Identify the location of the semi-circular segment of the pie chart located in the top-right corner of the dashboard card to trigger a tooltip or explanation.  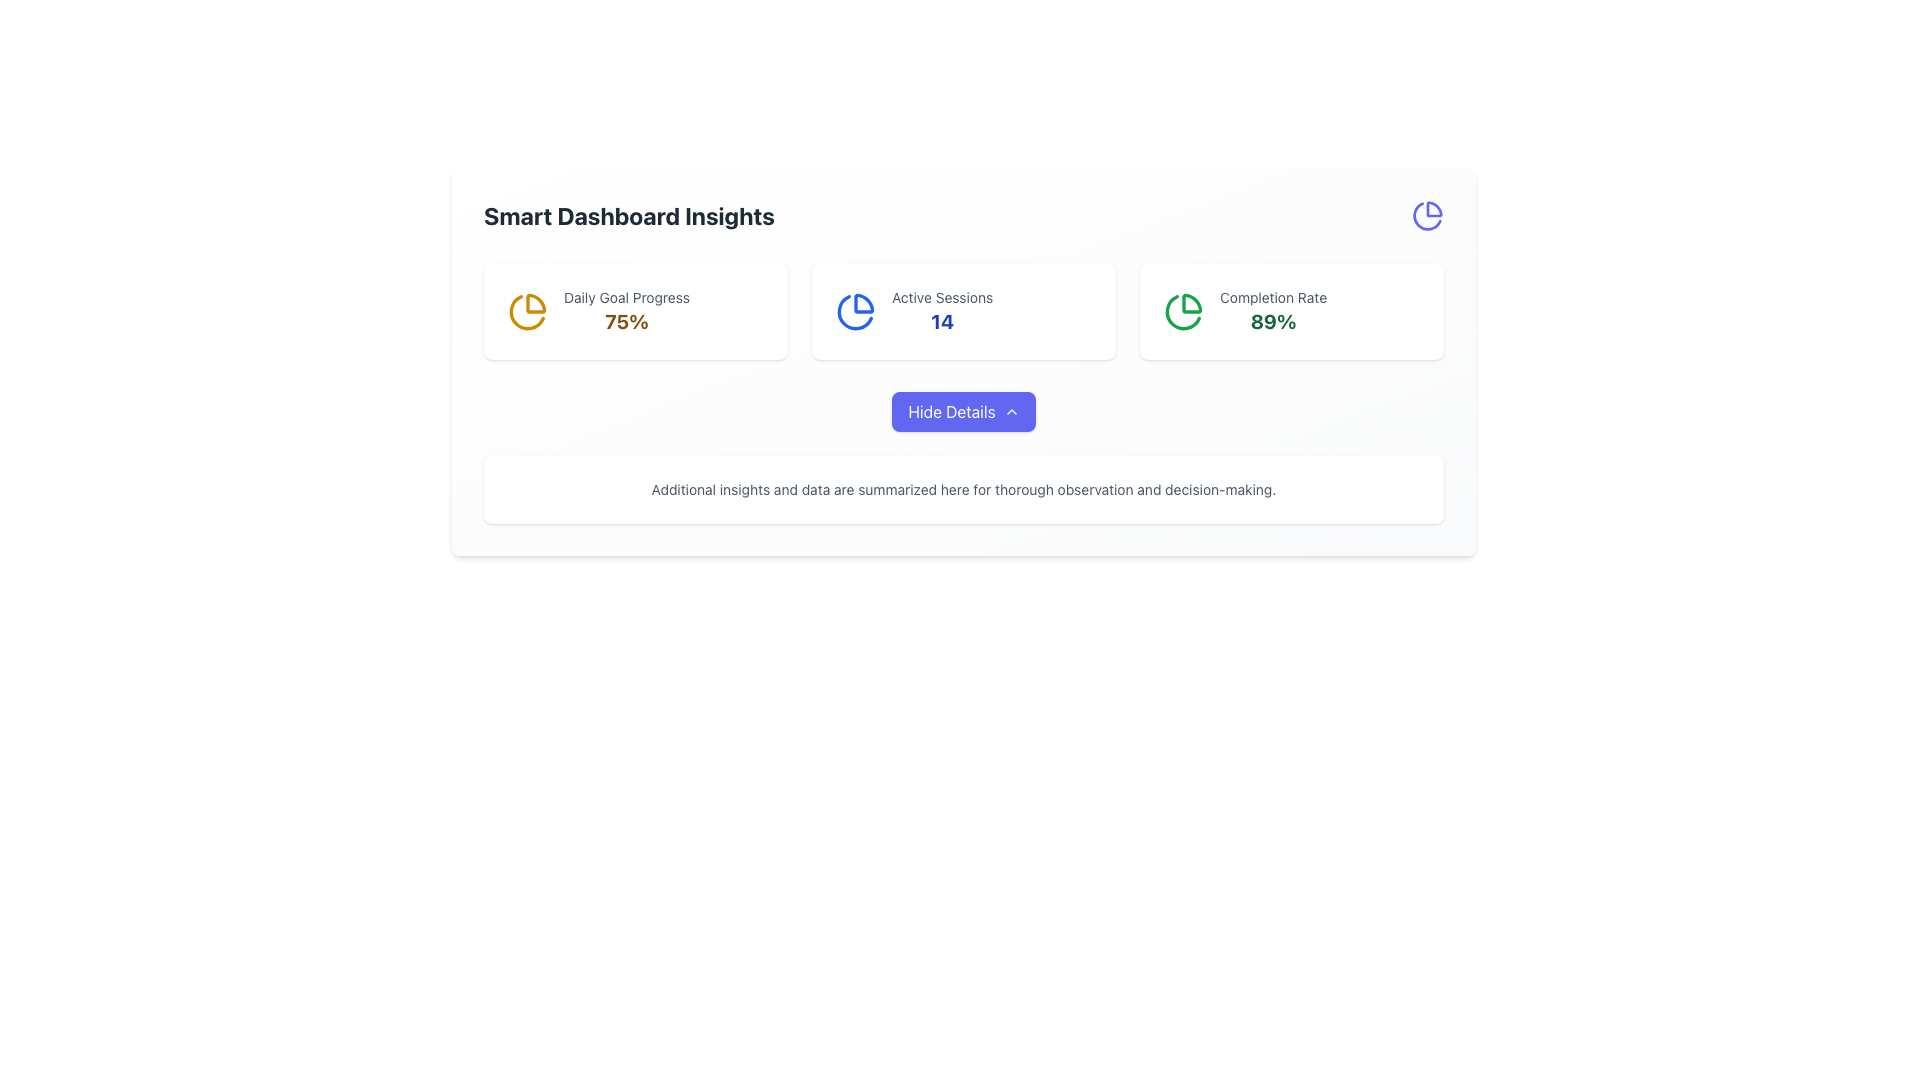
(1433, 209).